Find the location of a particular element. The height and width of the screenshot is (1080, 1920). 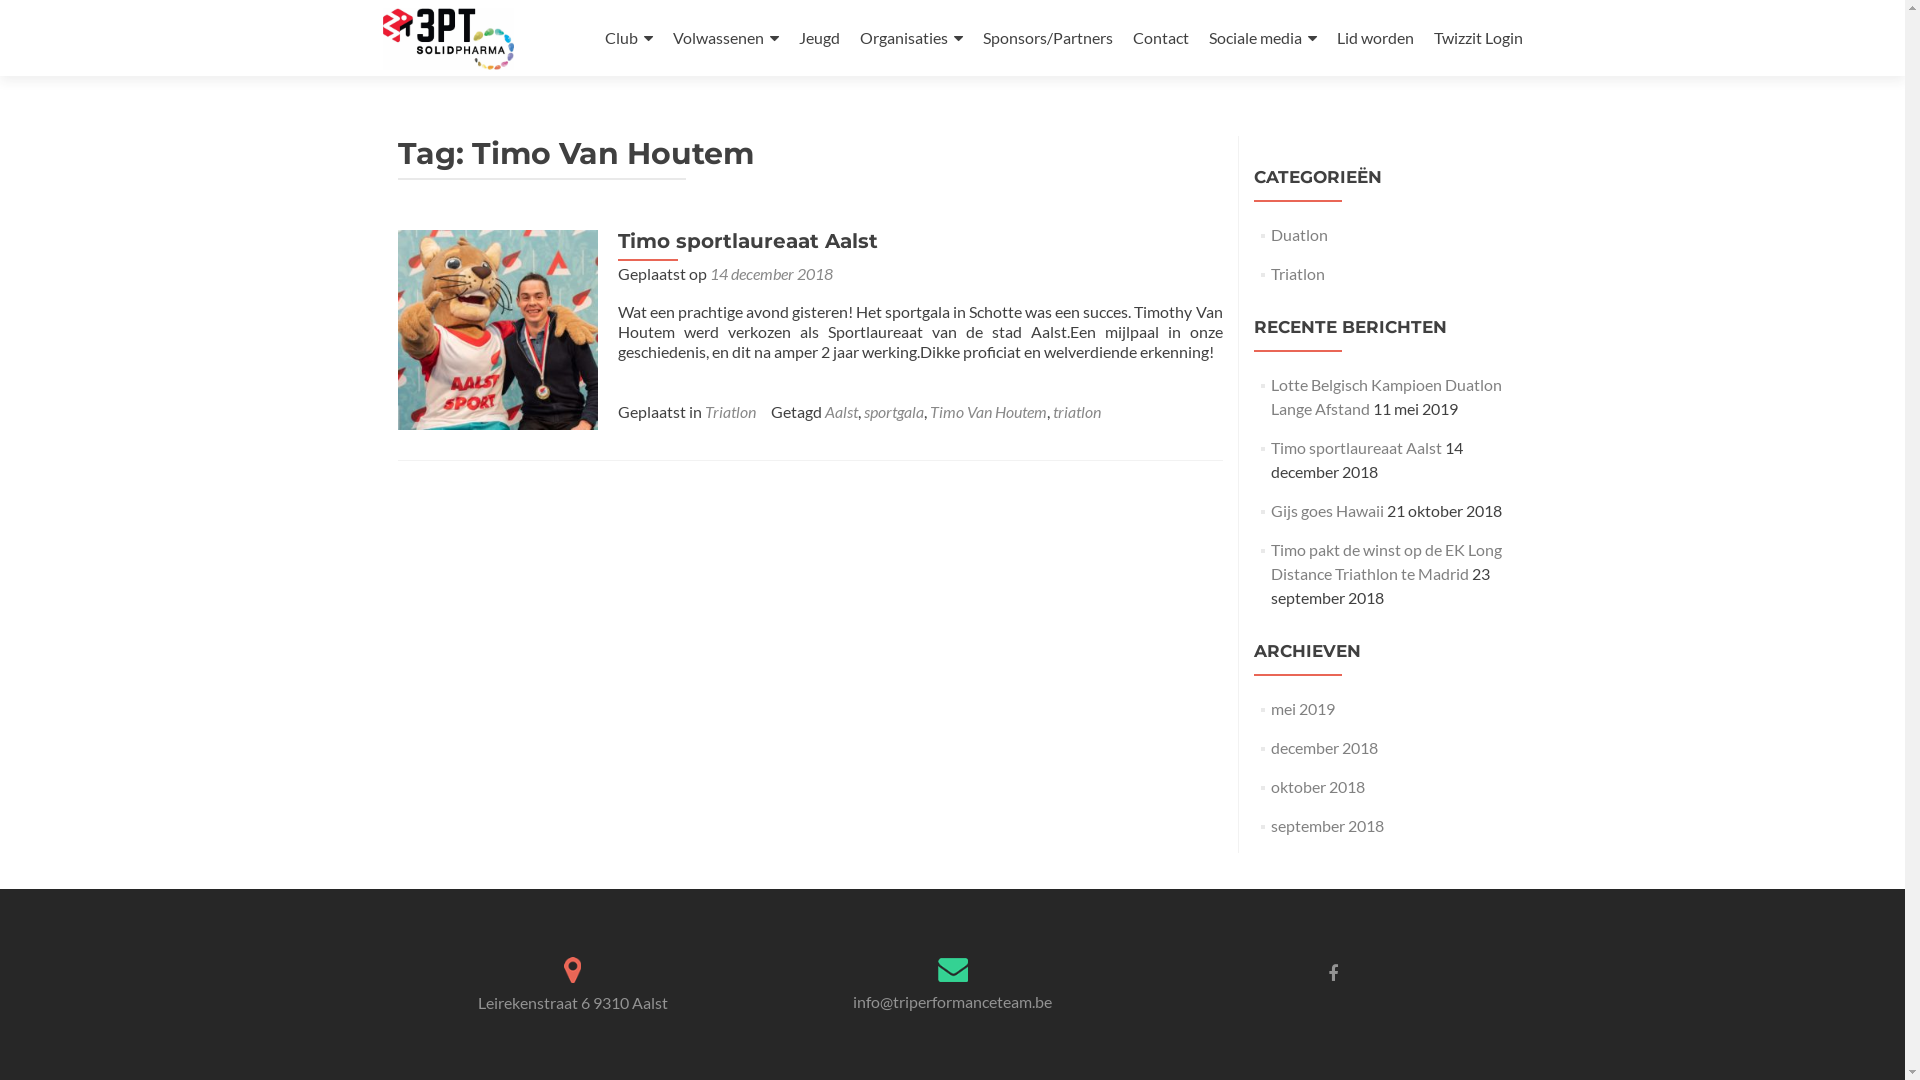

'oktober 2018' is located at coordinates (1318, 785).